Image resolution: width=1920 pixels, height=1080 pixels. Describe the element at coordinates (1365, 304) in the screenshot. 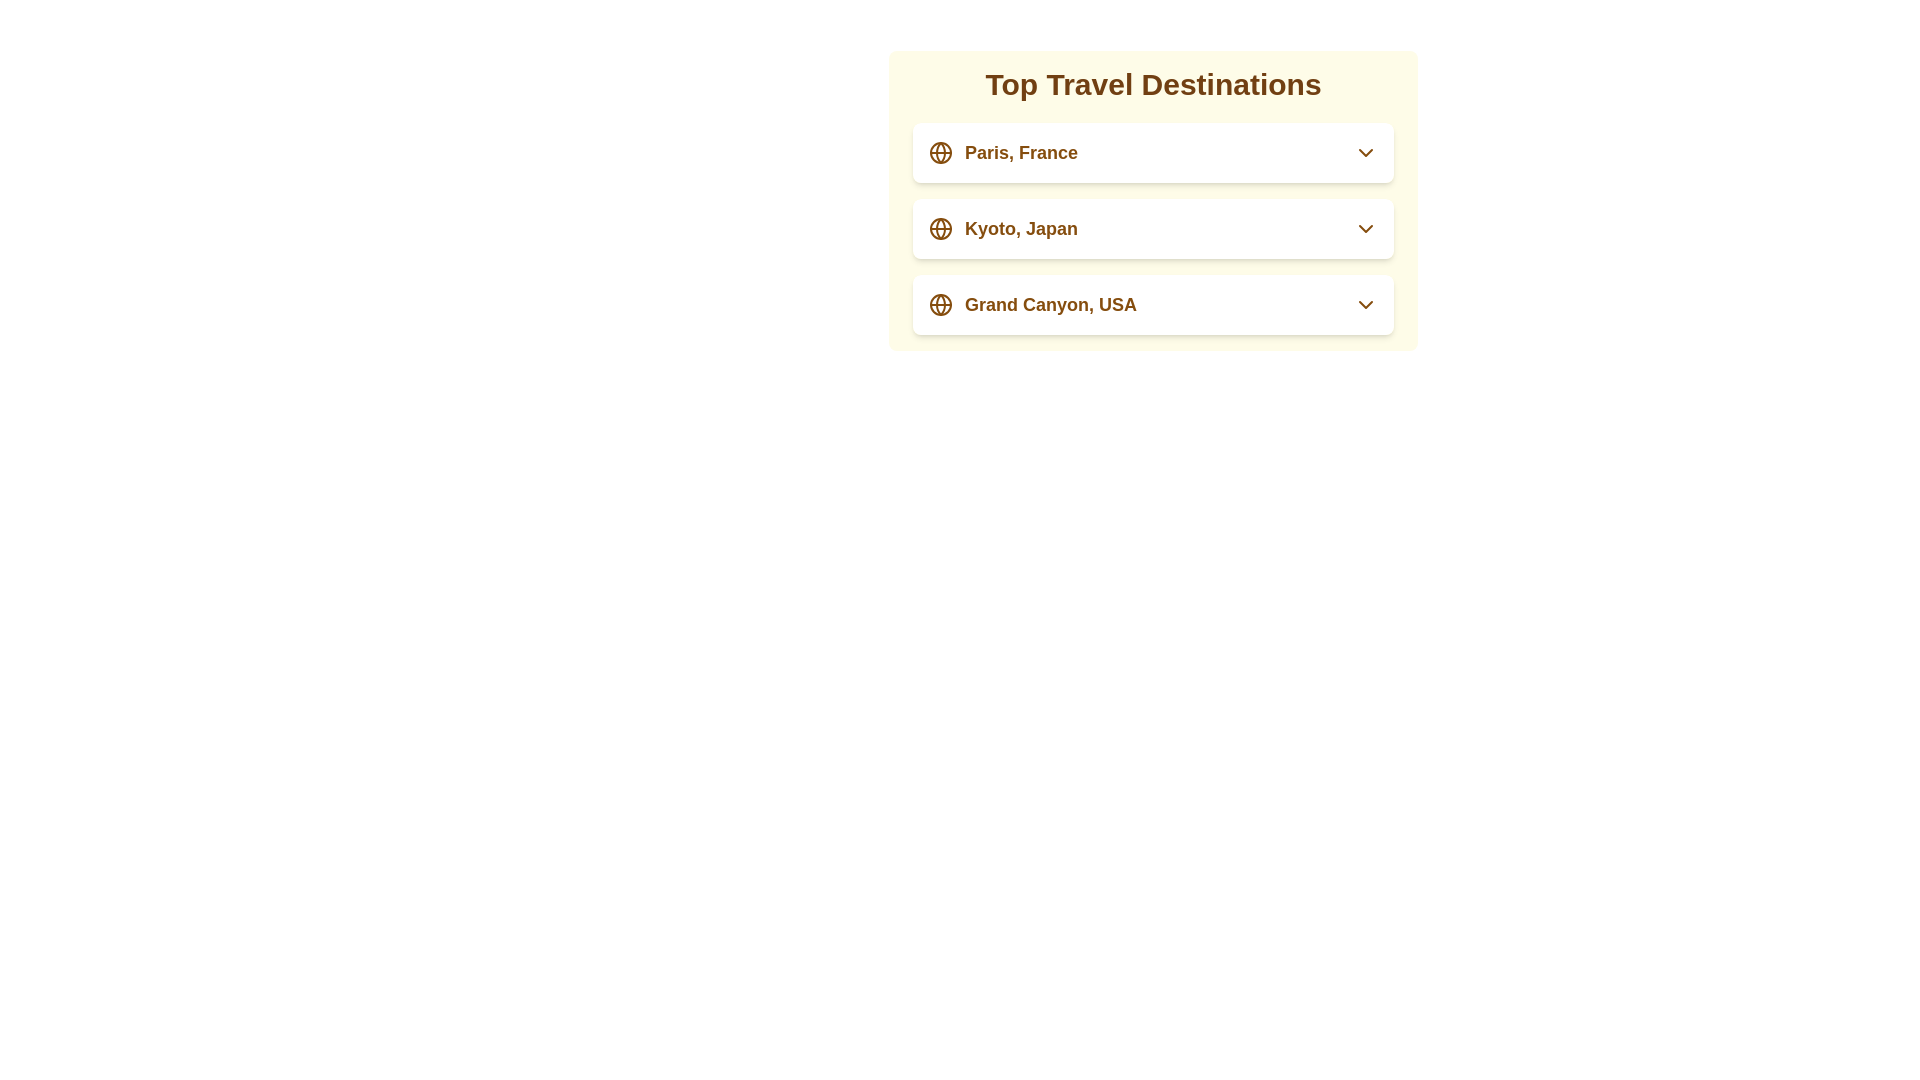

I see `the downward-facing chevron SVG icon located to the far-right of the 'Grand Canyon, USA' text in the third row of the 'Top Travel Destinations' list to trigger visual feedback` at that location.